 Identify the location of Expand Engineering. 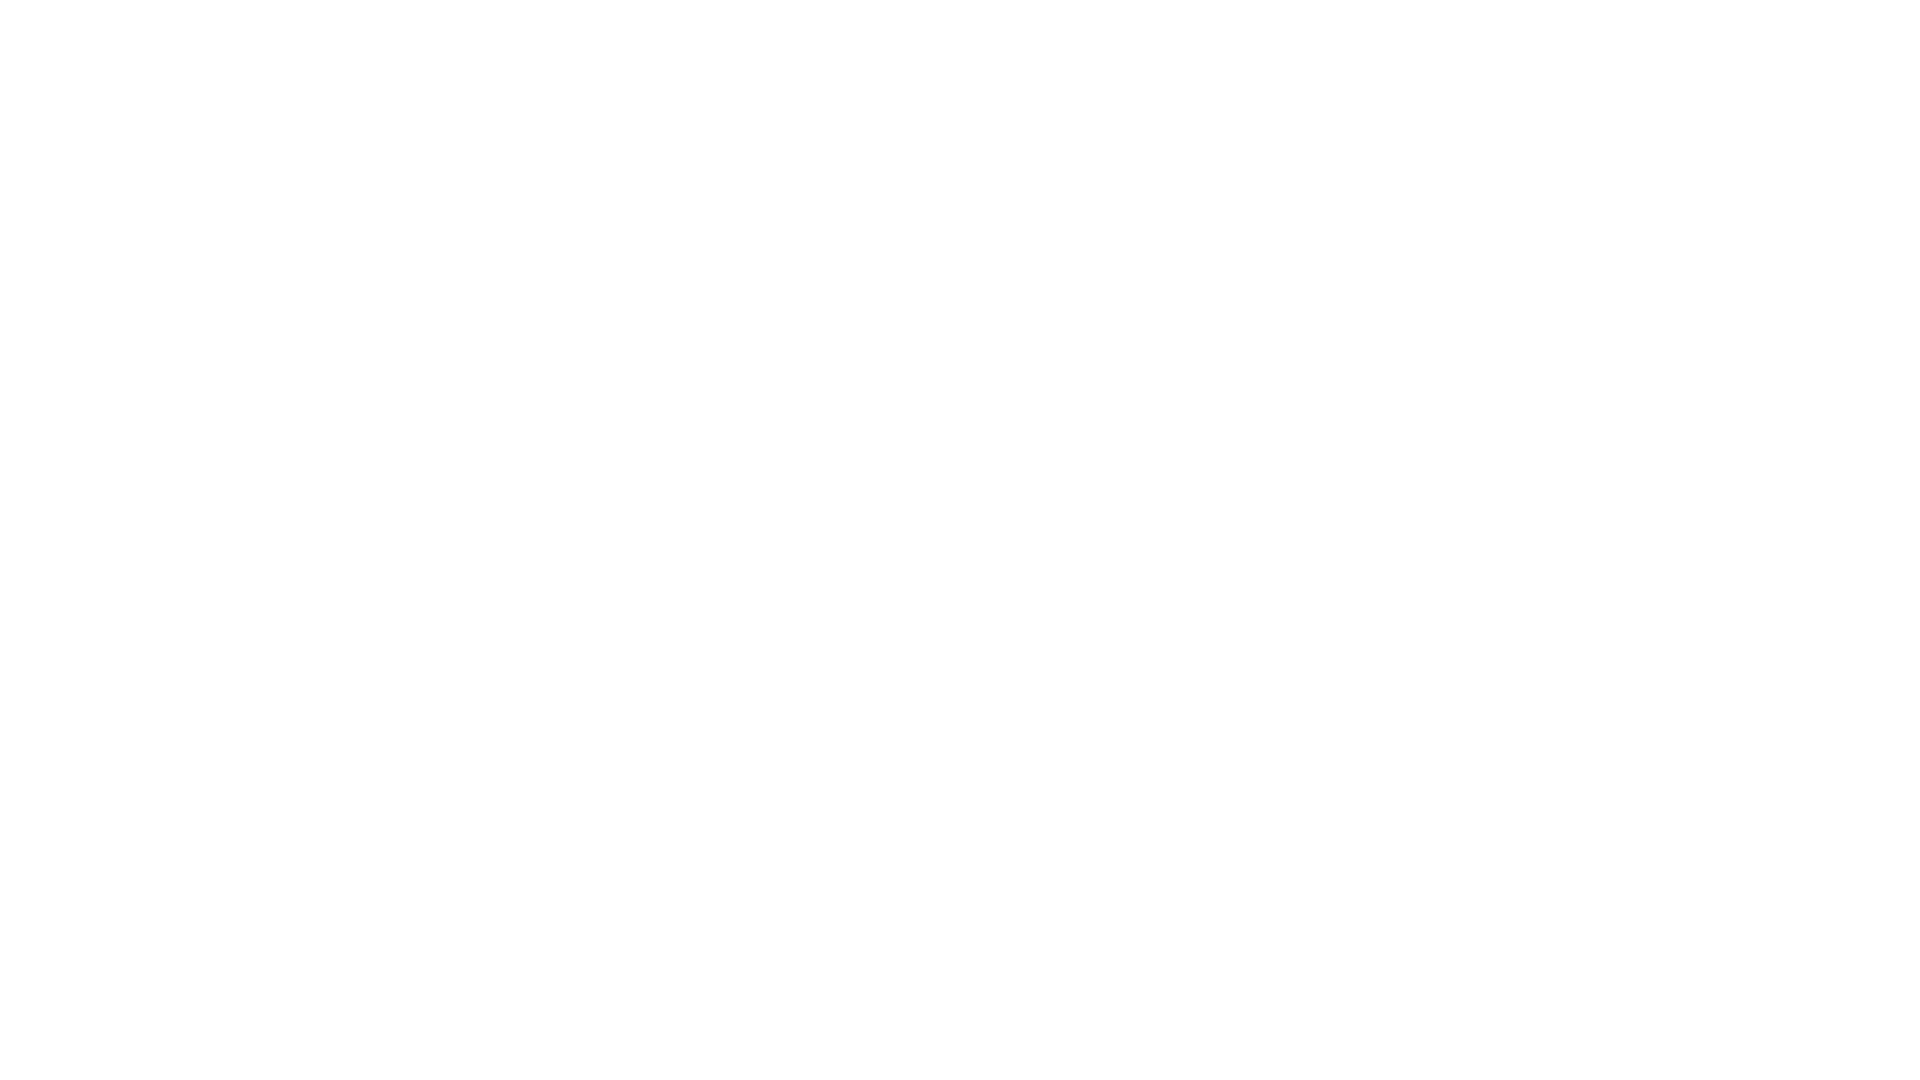
(223, 973).